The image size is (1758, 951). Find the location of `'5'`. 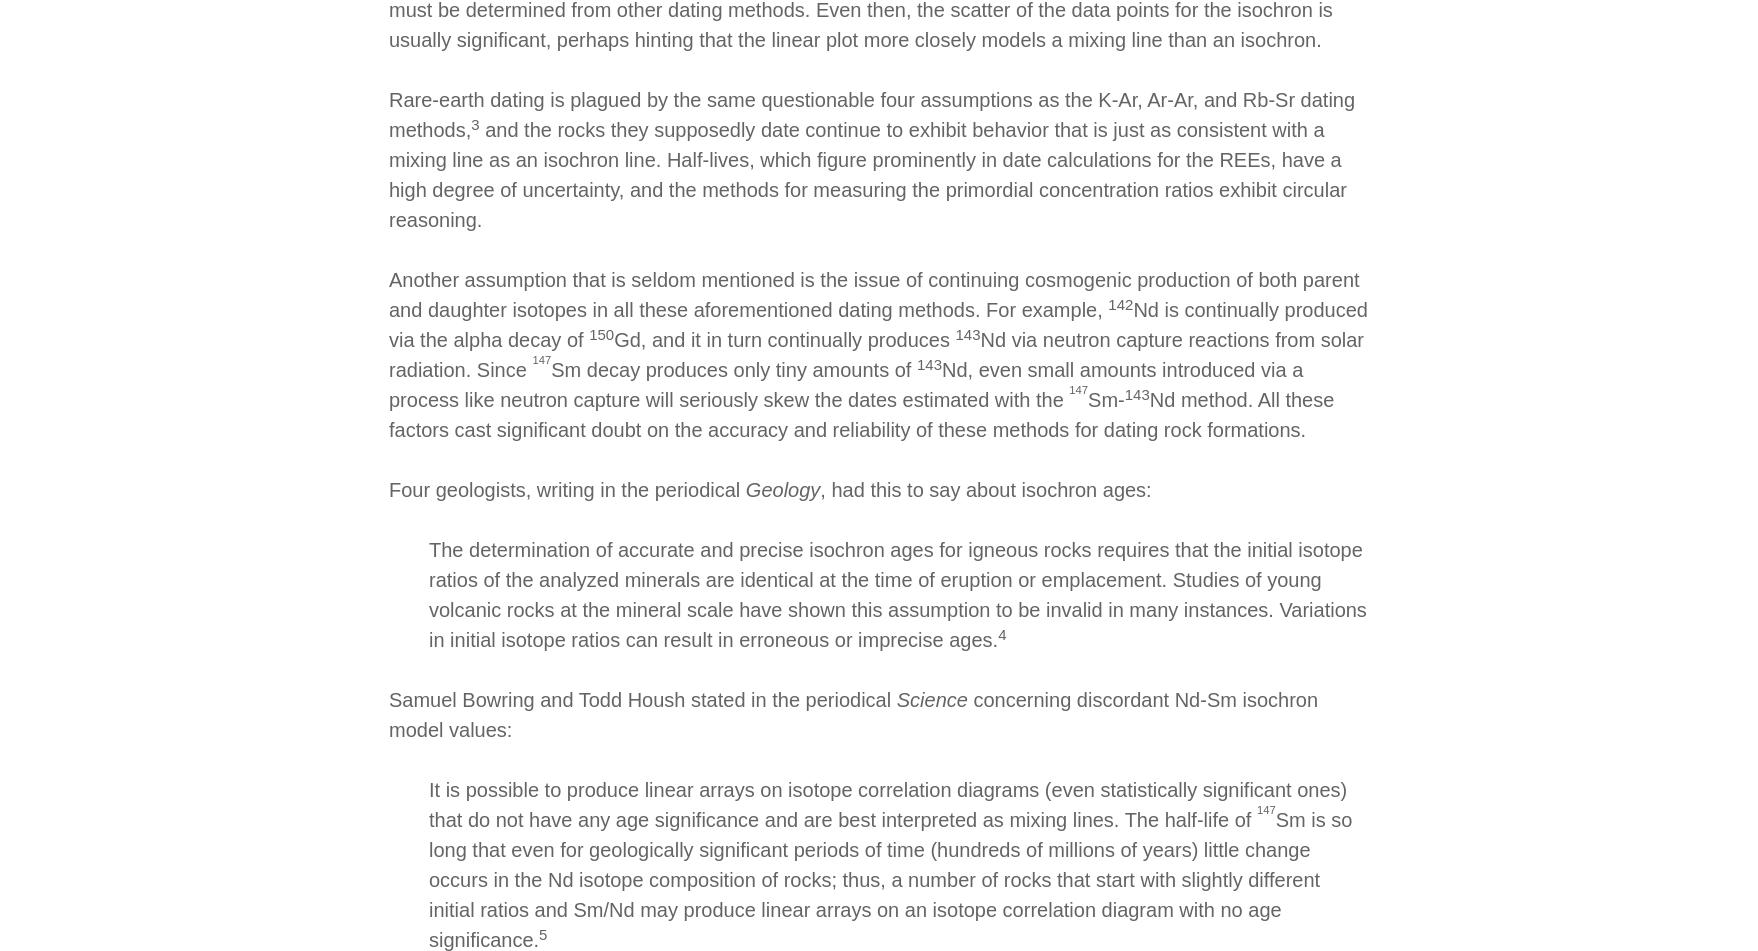

'5' is located at coordinates (538, 932).